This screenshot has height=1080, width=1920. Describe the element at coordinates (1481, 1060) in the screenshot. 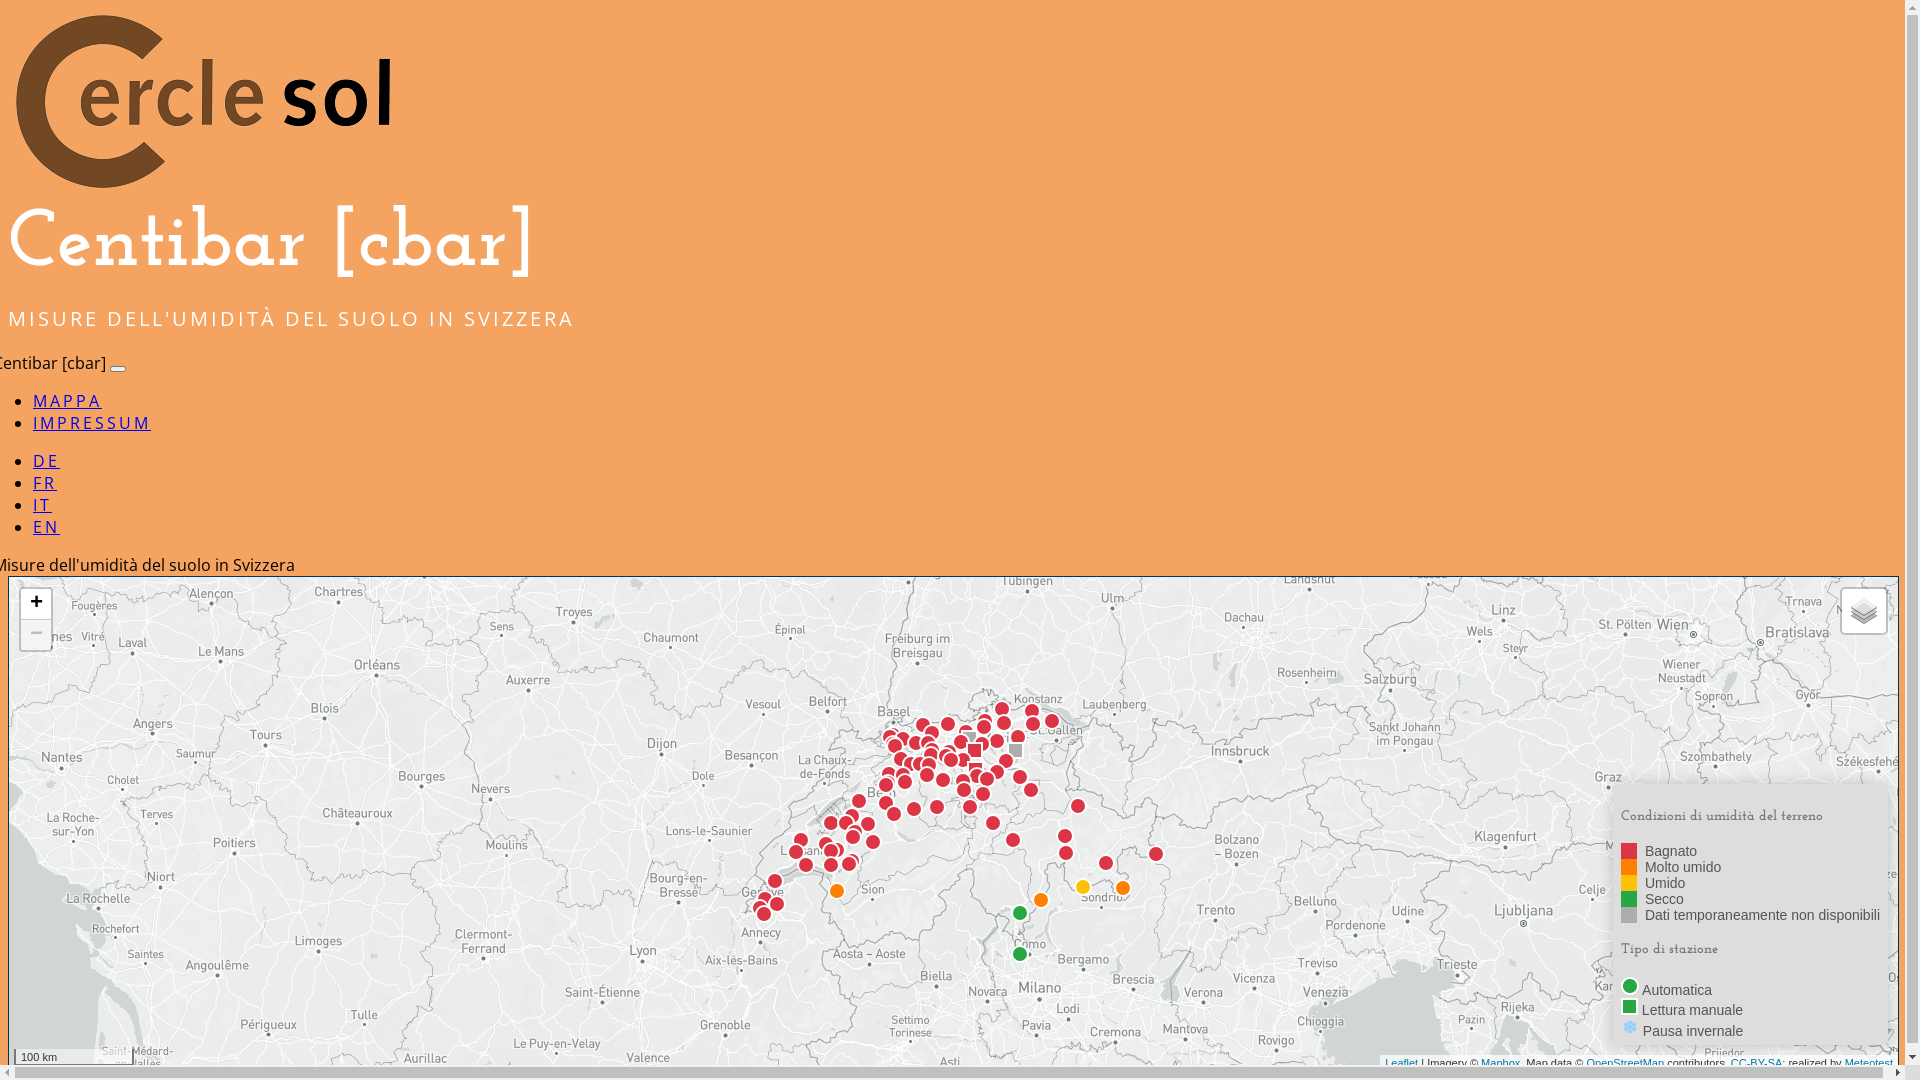

I see `'Mapbox'` at that location.